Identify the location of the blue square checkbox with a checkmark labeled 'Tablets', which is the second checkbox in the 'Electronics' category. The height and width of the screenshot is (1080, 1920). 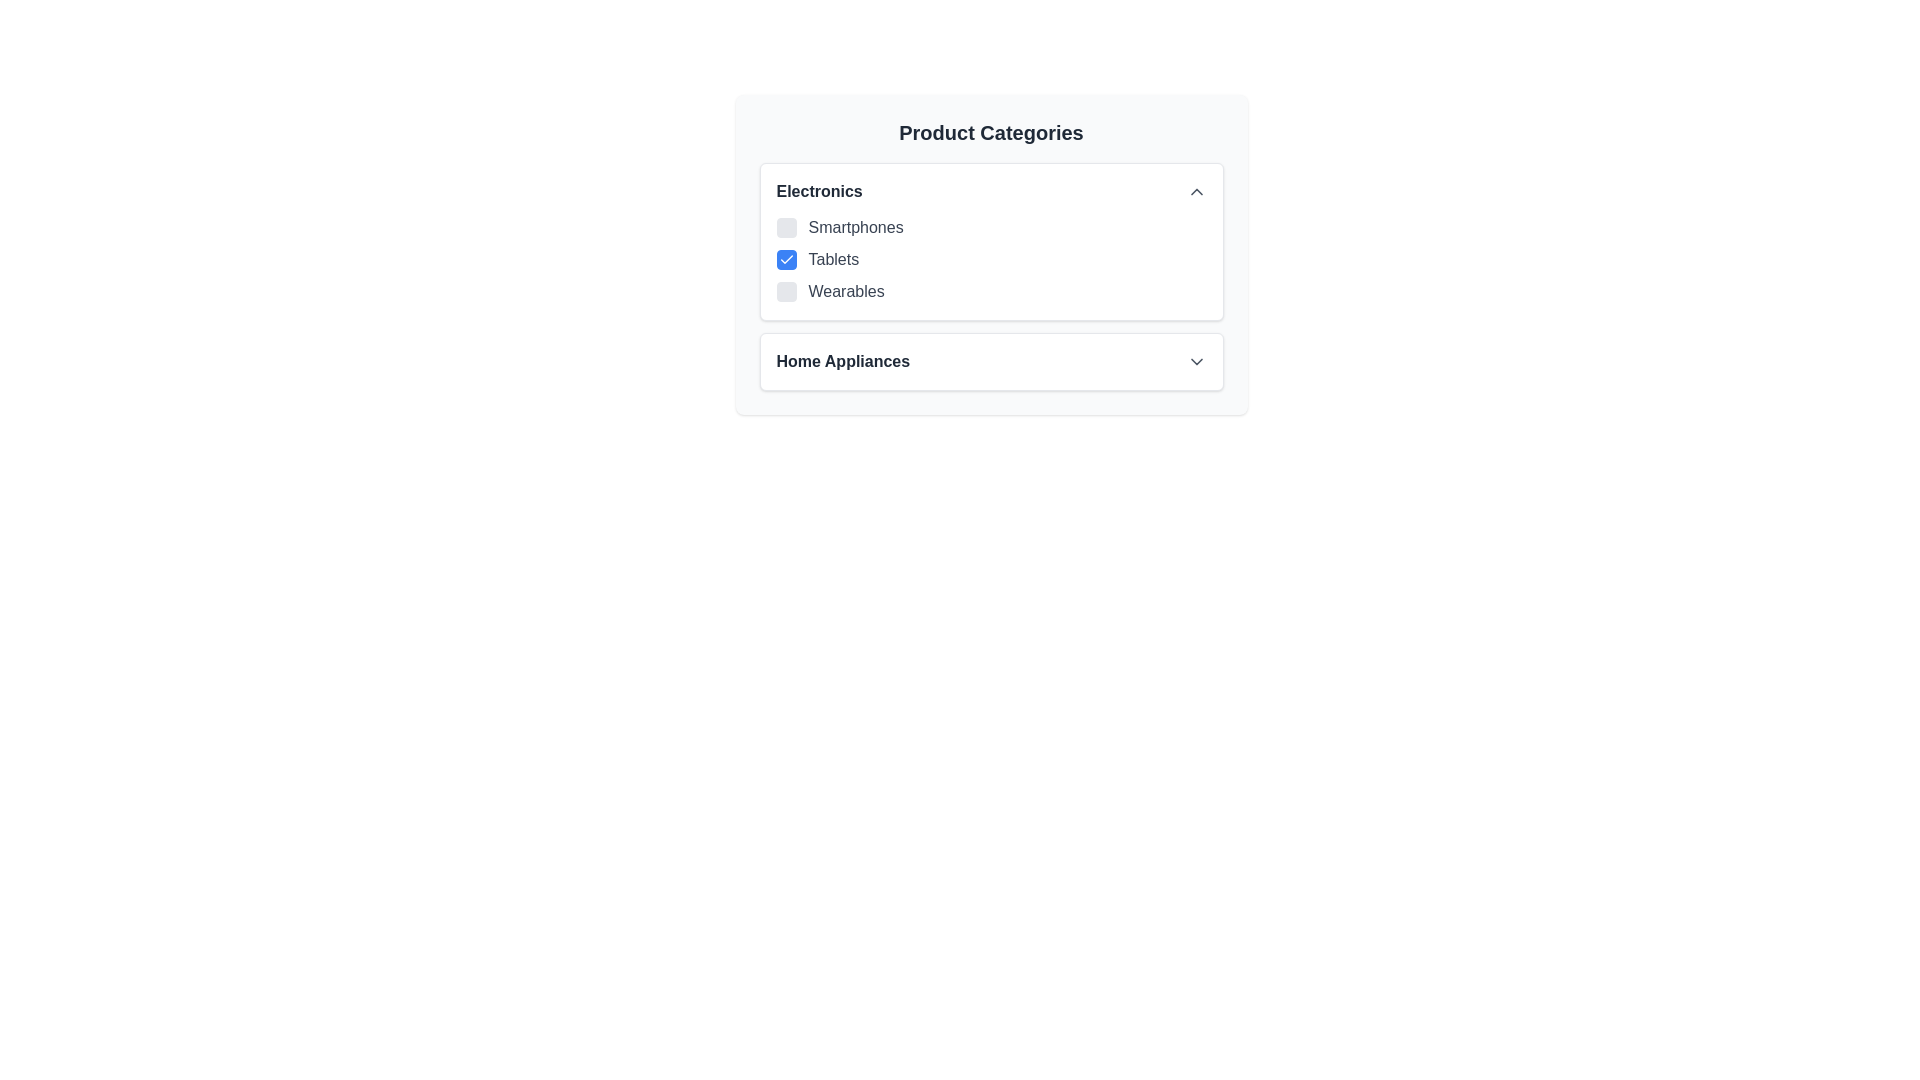
(991, 253).